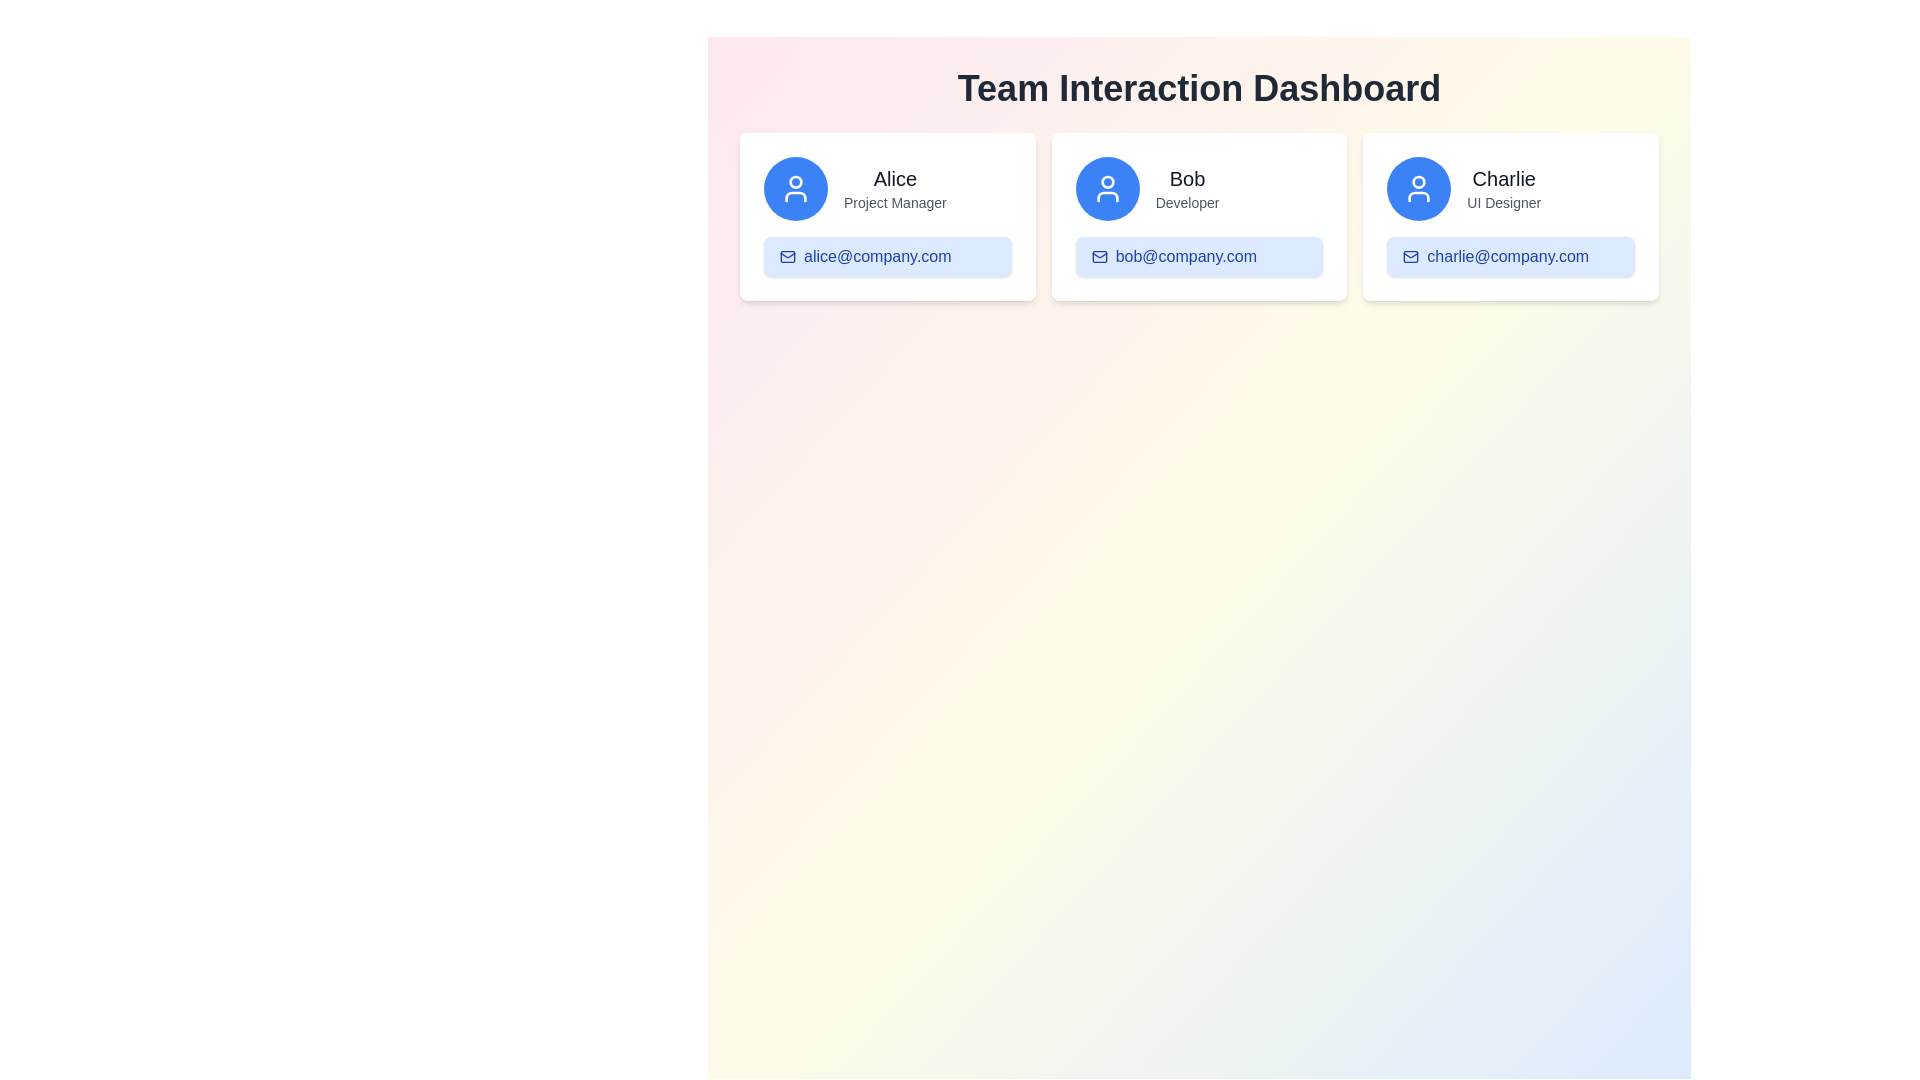  I want to click on the text block containing the bold label 'Charlie' and the smaller text 'UI Designer', located in the third panel under the 'Team Interaction Dashboard', so click(1511, 189).